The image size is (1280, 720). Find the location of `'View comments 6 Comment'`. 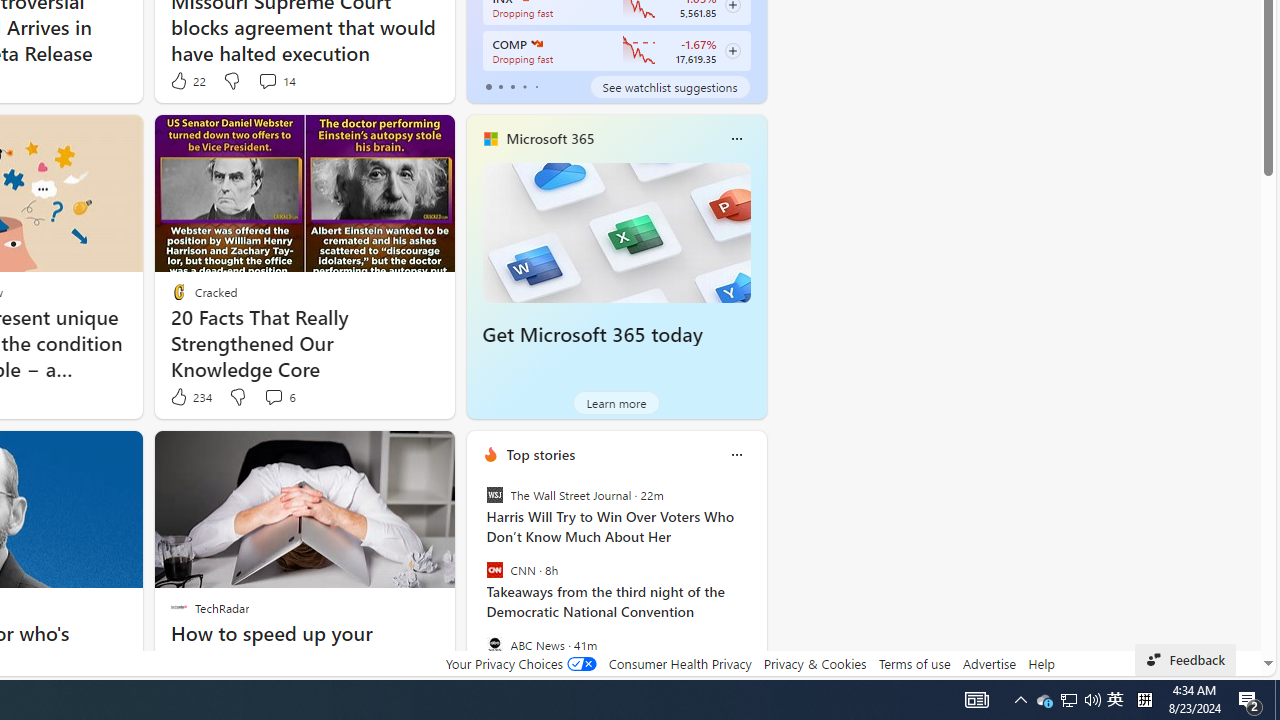

'View comments 6 Comment' is located at coordinates (278, 397).